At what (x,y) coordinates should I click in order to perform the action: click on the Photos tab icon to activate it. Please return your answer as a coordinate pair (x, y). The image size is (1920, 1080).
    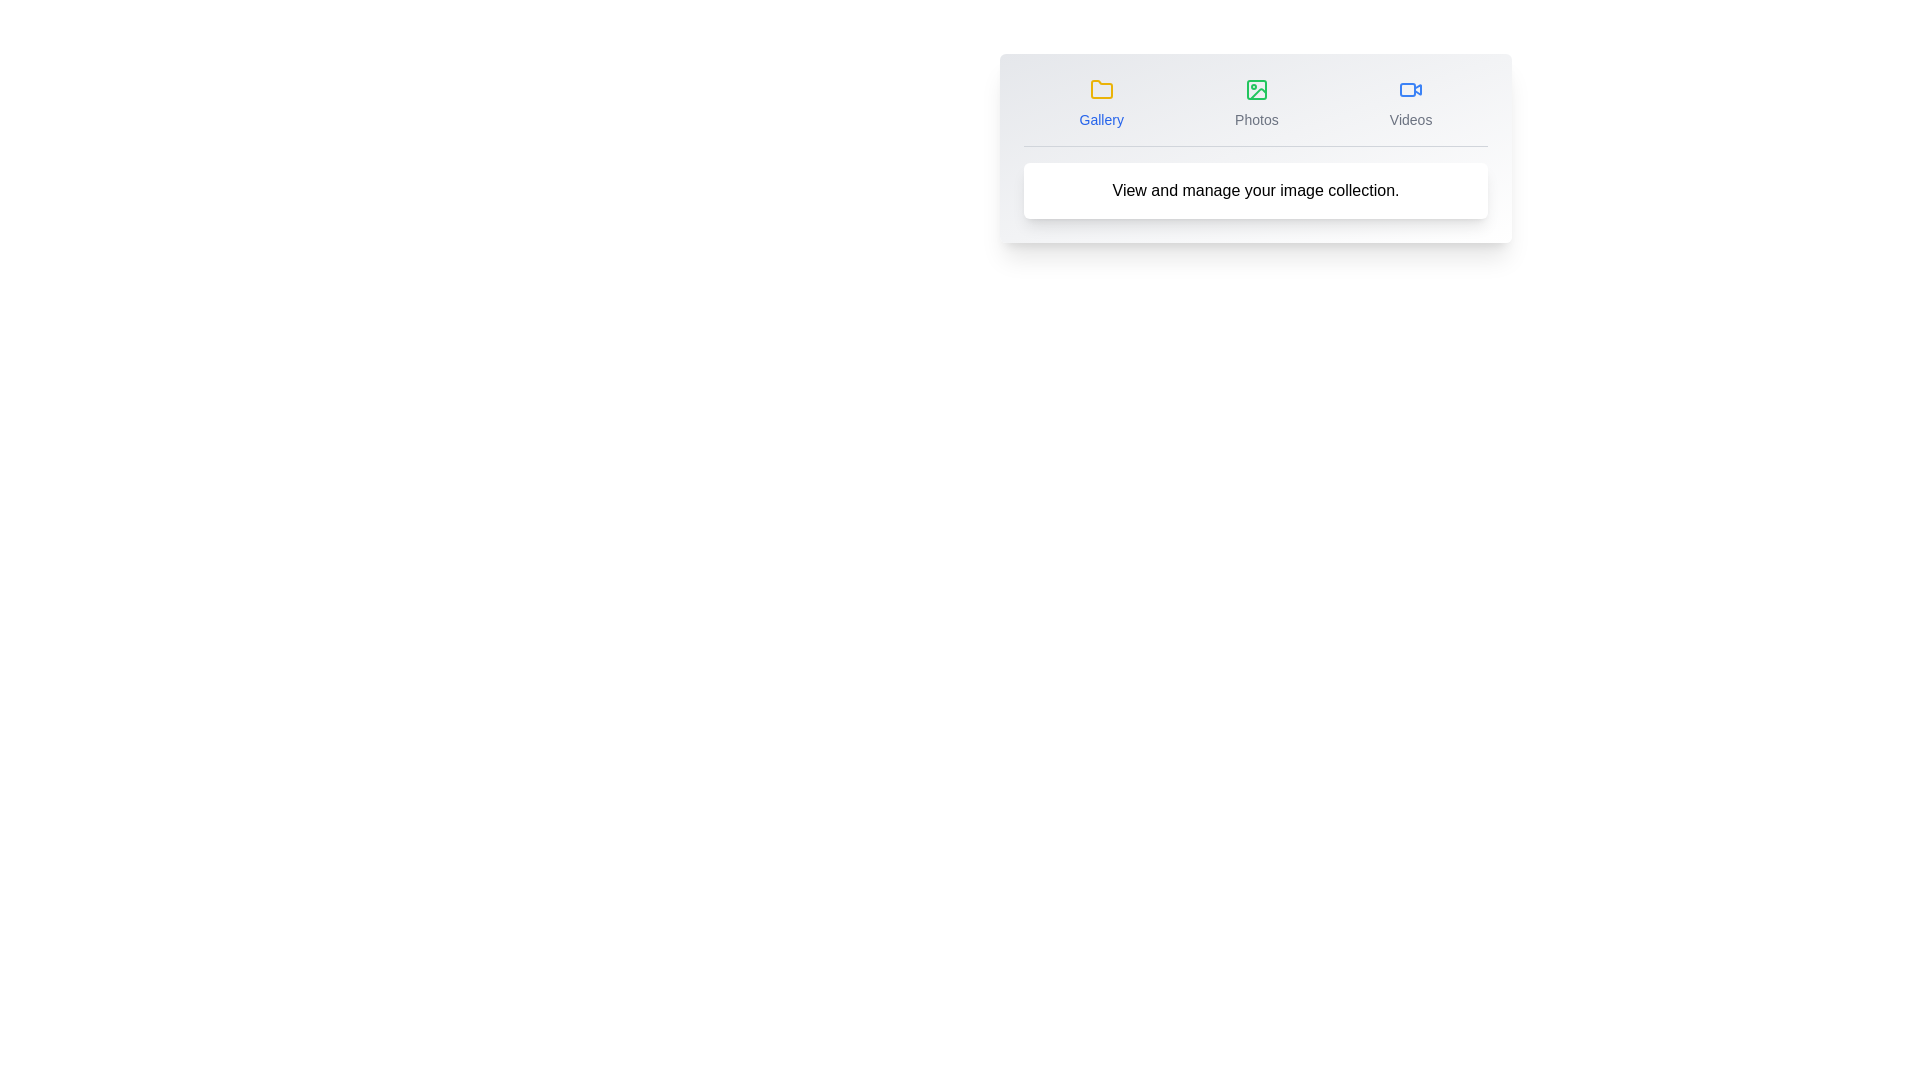
    Looking at the image, I should click on (1255, 104).